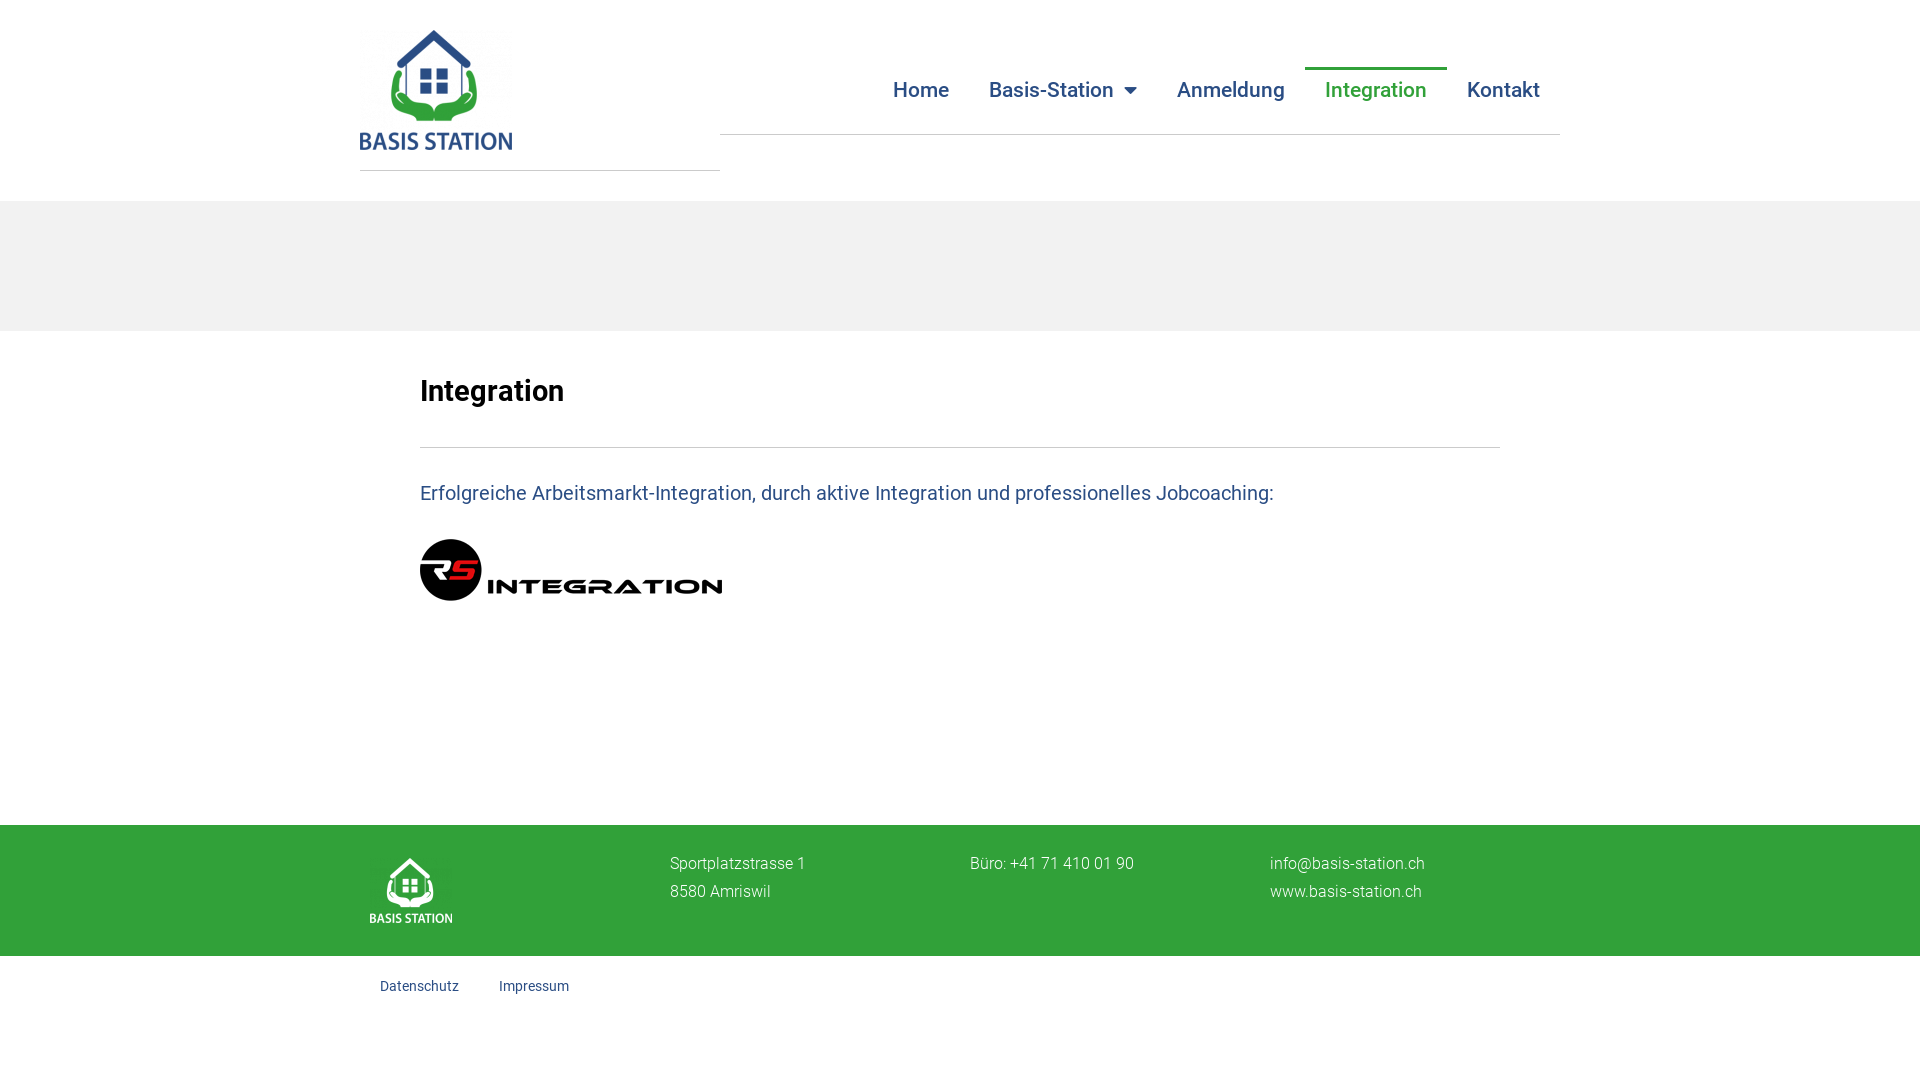 The height and width of the screenshot is (1080, 1920). I want to click on 'Impressum', so click(533, 985).